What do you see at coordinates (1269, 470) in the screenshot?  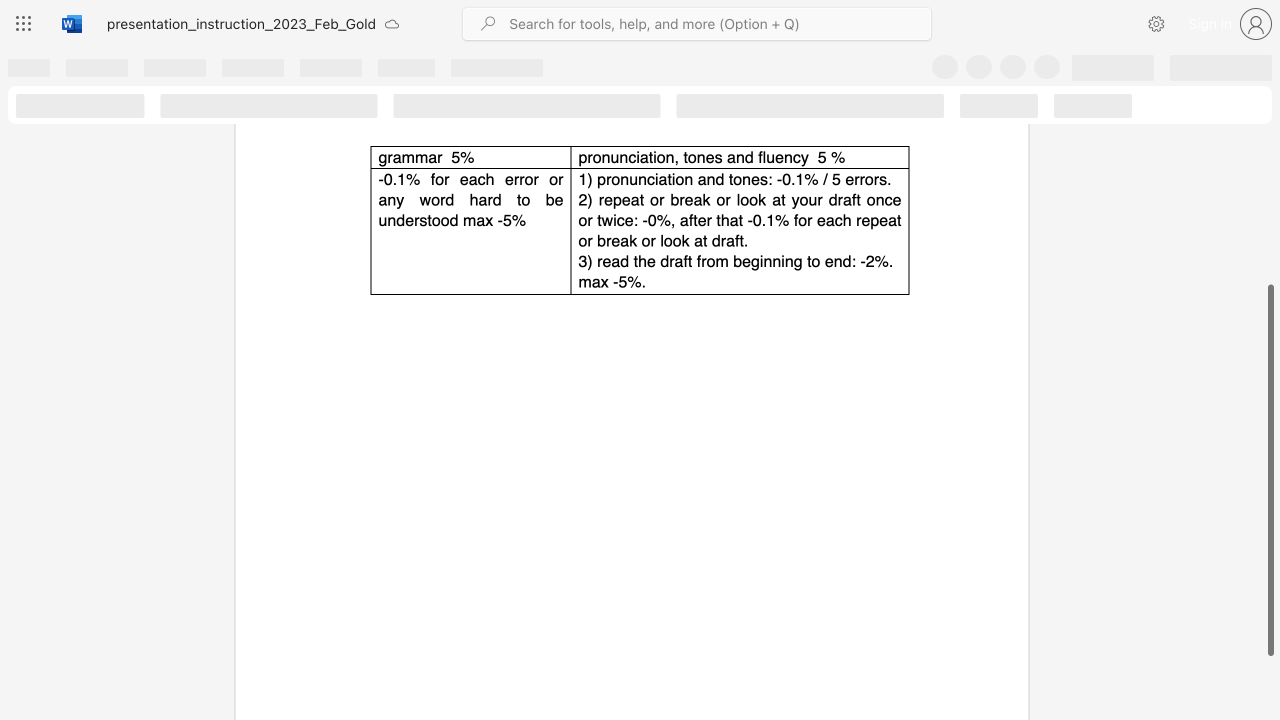 I see `the scrollbar and move up 90 pixels` at bounding box center [1269, 470].